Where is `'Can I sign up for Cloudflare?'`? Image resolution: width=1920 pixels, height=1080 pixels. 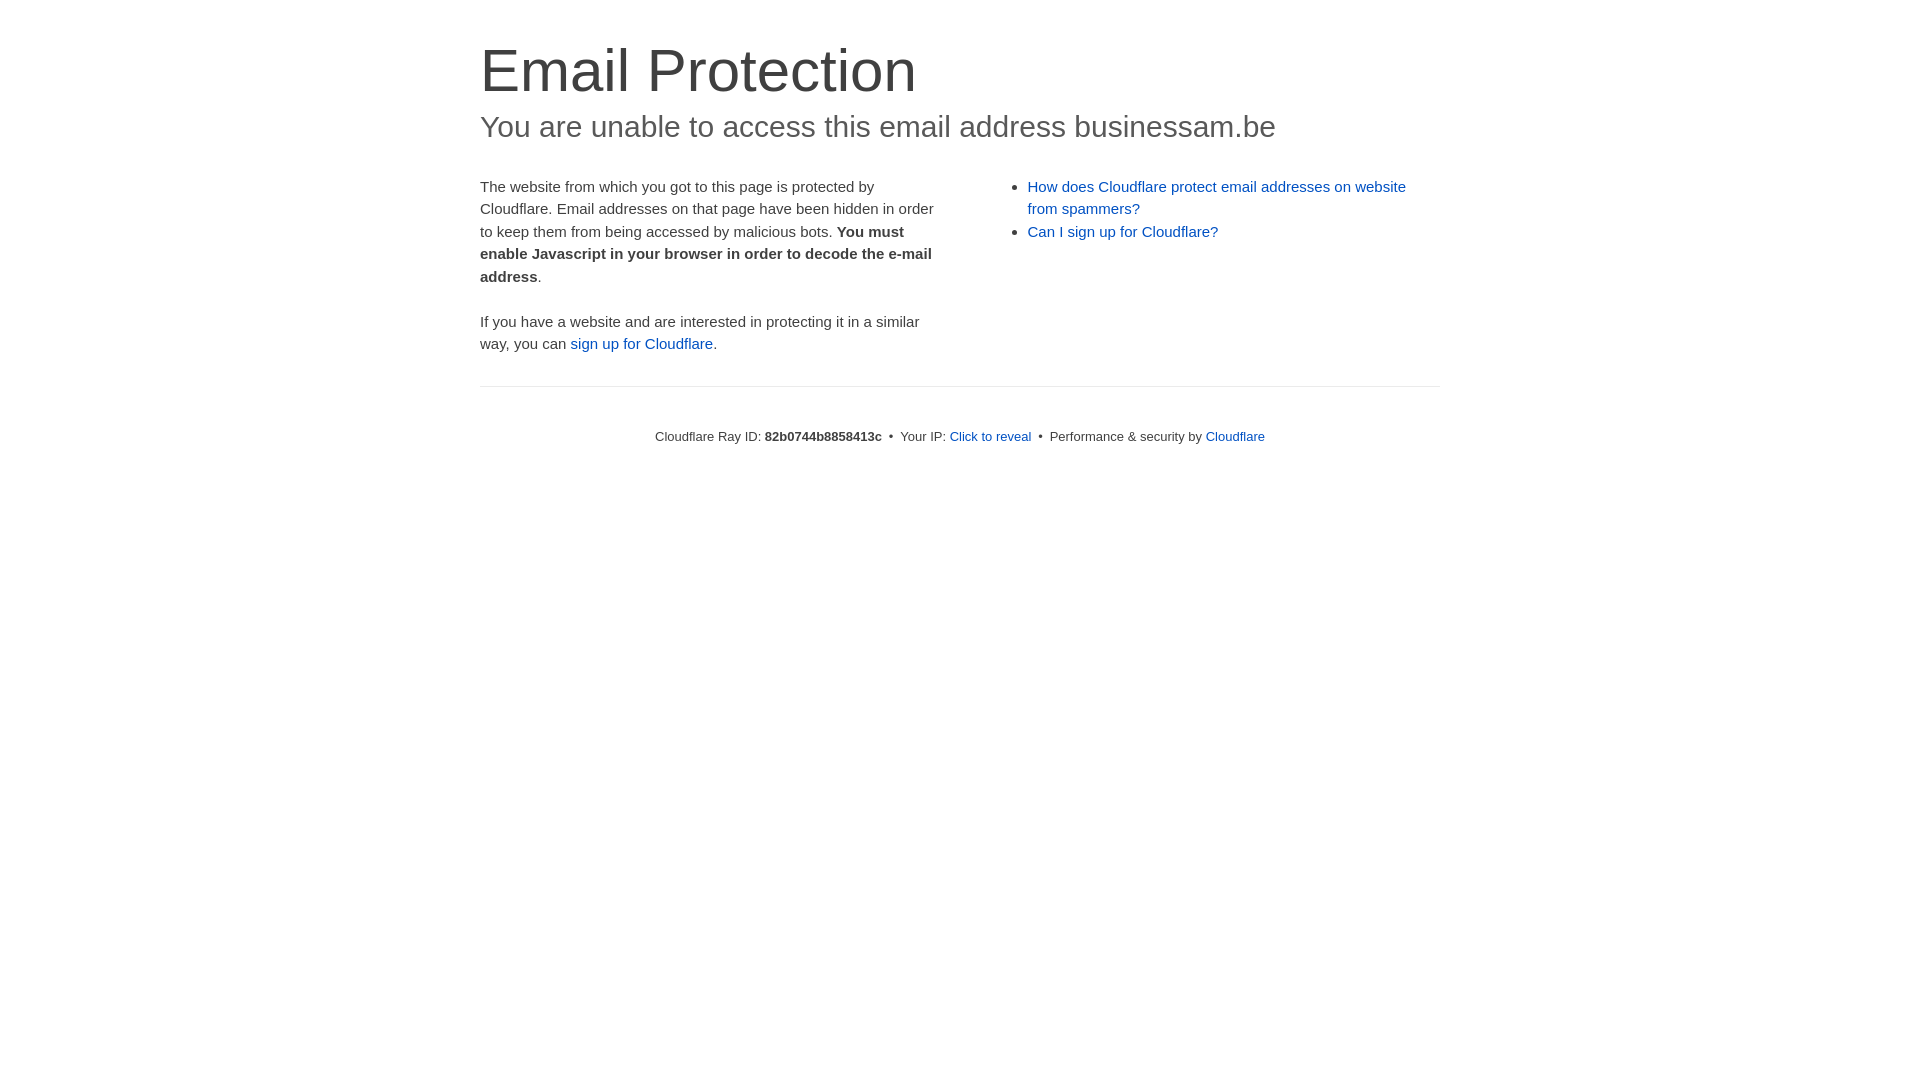 'Can I sign up for Cloudflare?' is located at coordinates (1123, 230).